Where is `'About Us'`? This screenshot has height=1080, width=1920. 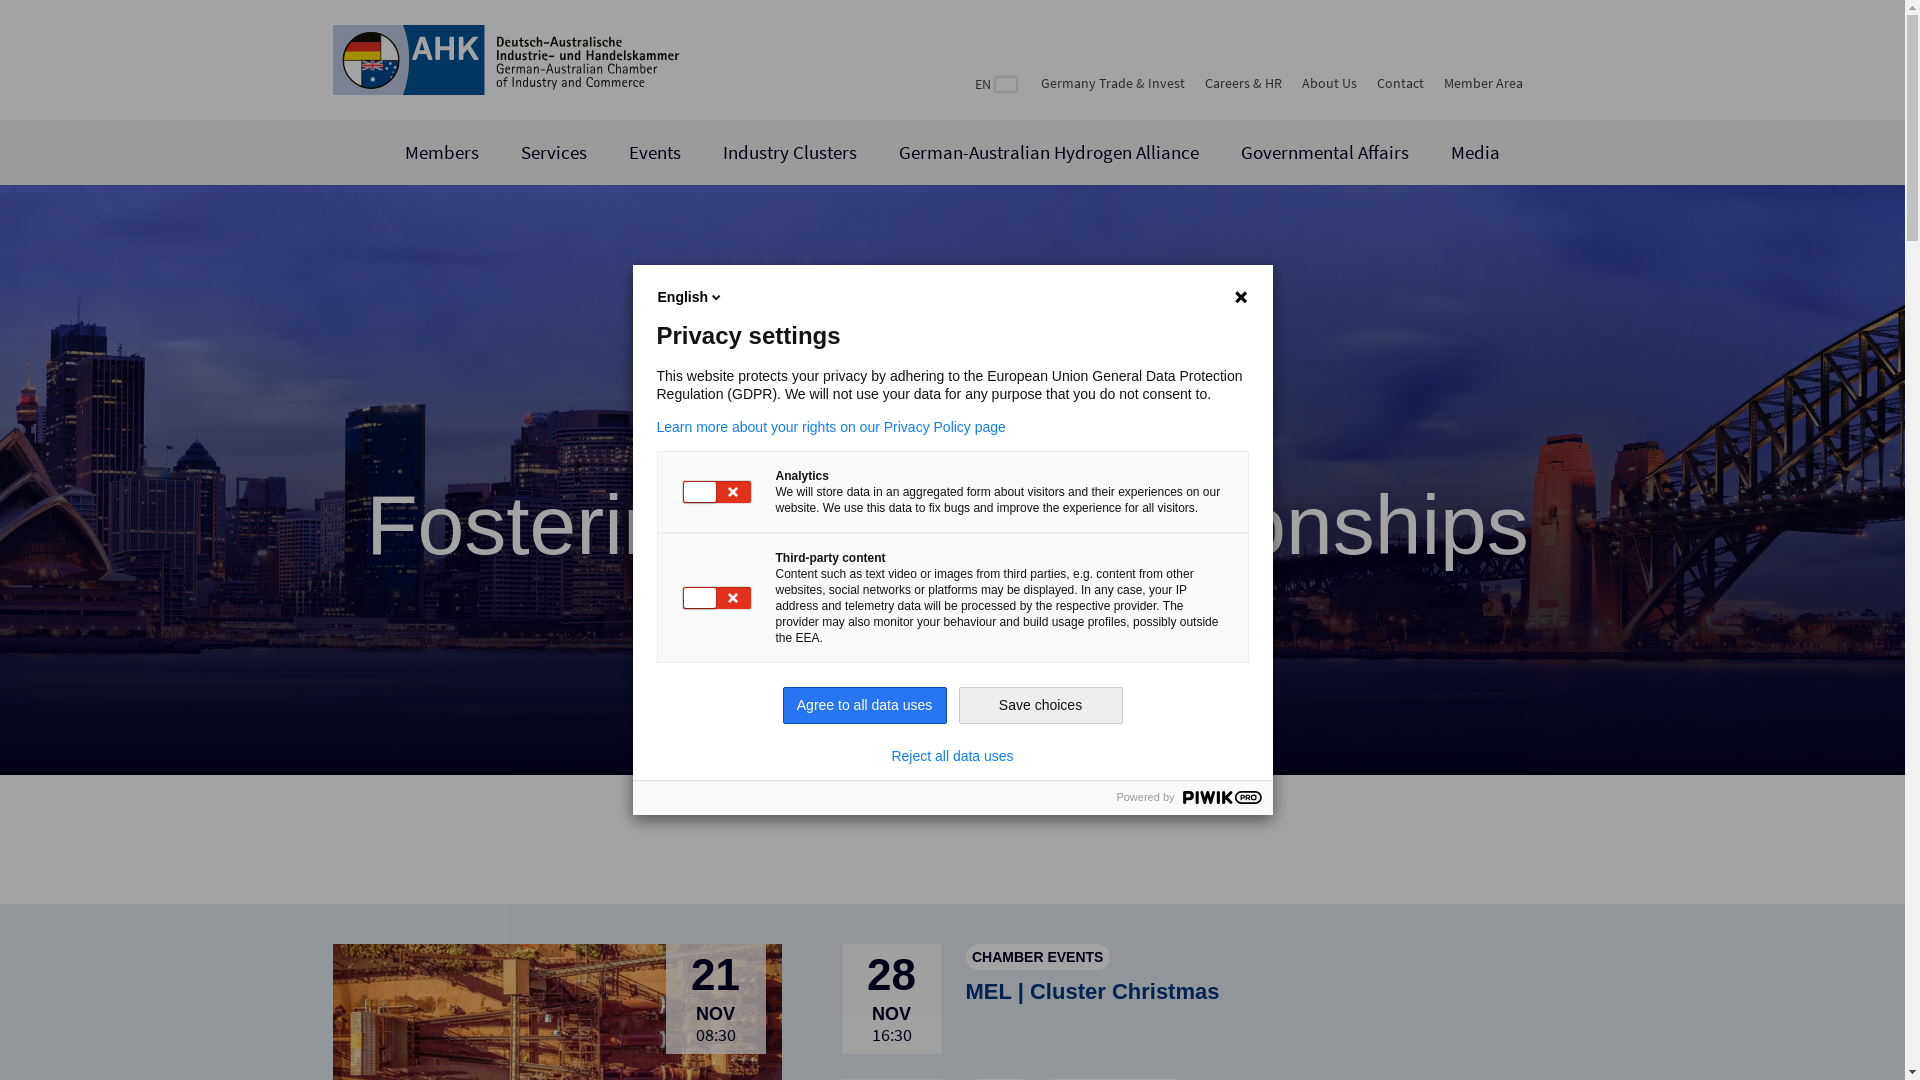 'About Us' is located at coordinates (1329, 82).